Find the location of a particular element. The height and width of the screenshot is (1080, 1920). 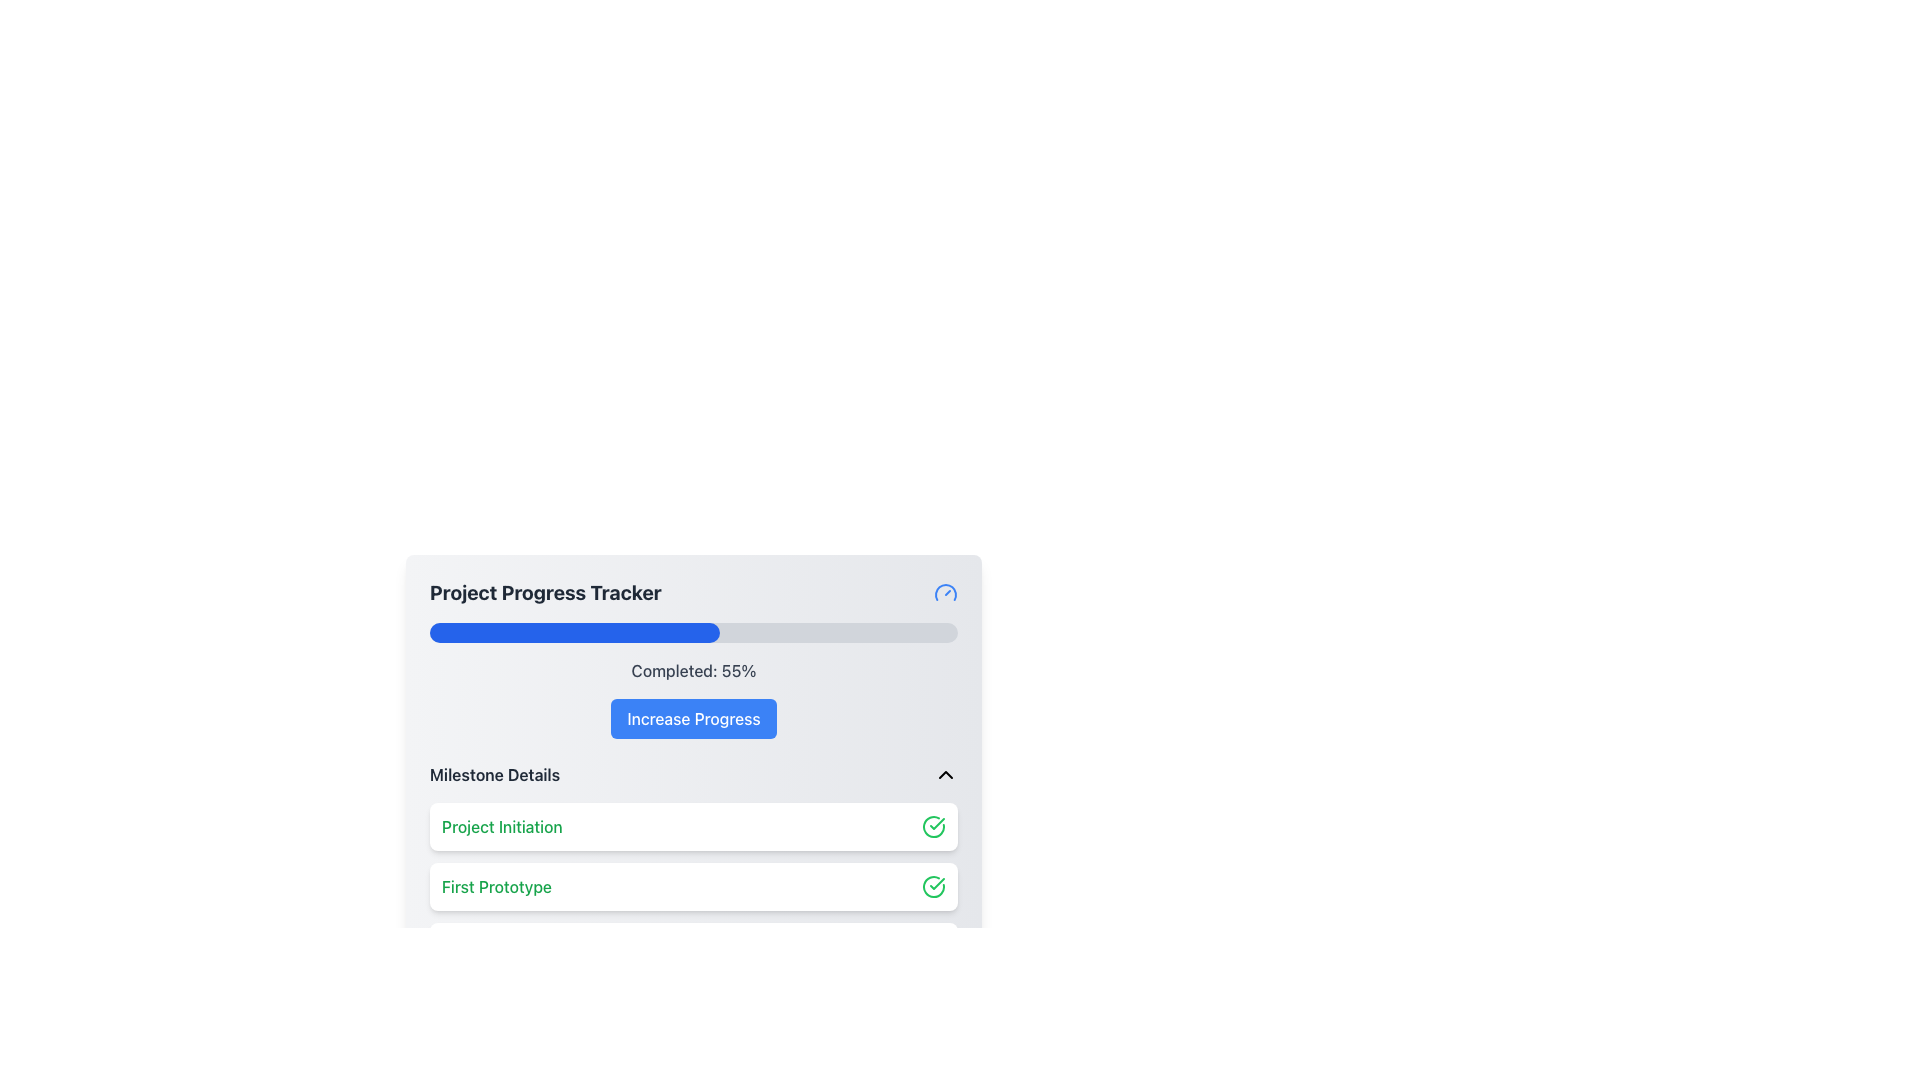

titles of the milestone items displayed as cards below the 'Milestone Details' heading, including 'Project Initiation' and 'First Prototype' is located at coordinates (694, 917).